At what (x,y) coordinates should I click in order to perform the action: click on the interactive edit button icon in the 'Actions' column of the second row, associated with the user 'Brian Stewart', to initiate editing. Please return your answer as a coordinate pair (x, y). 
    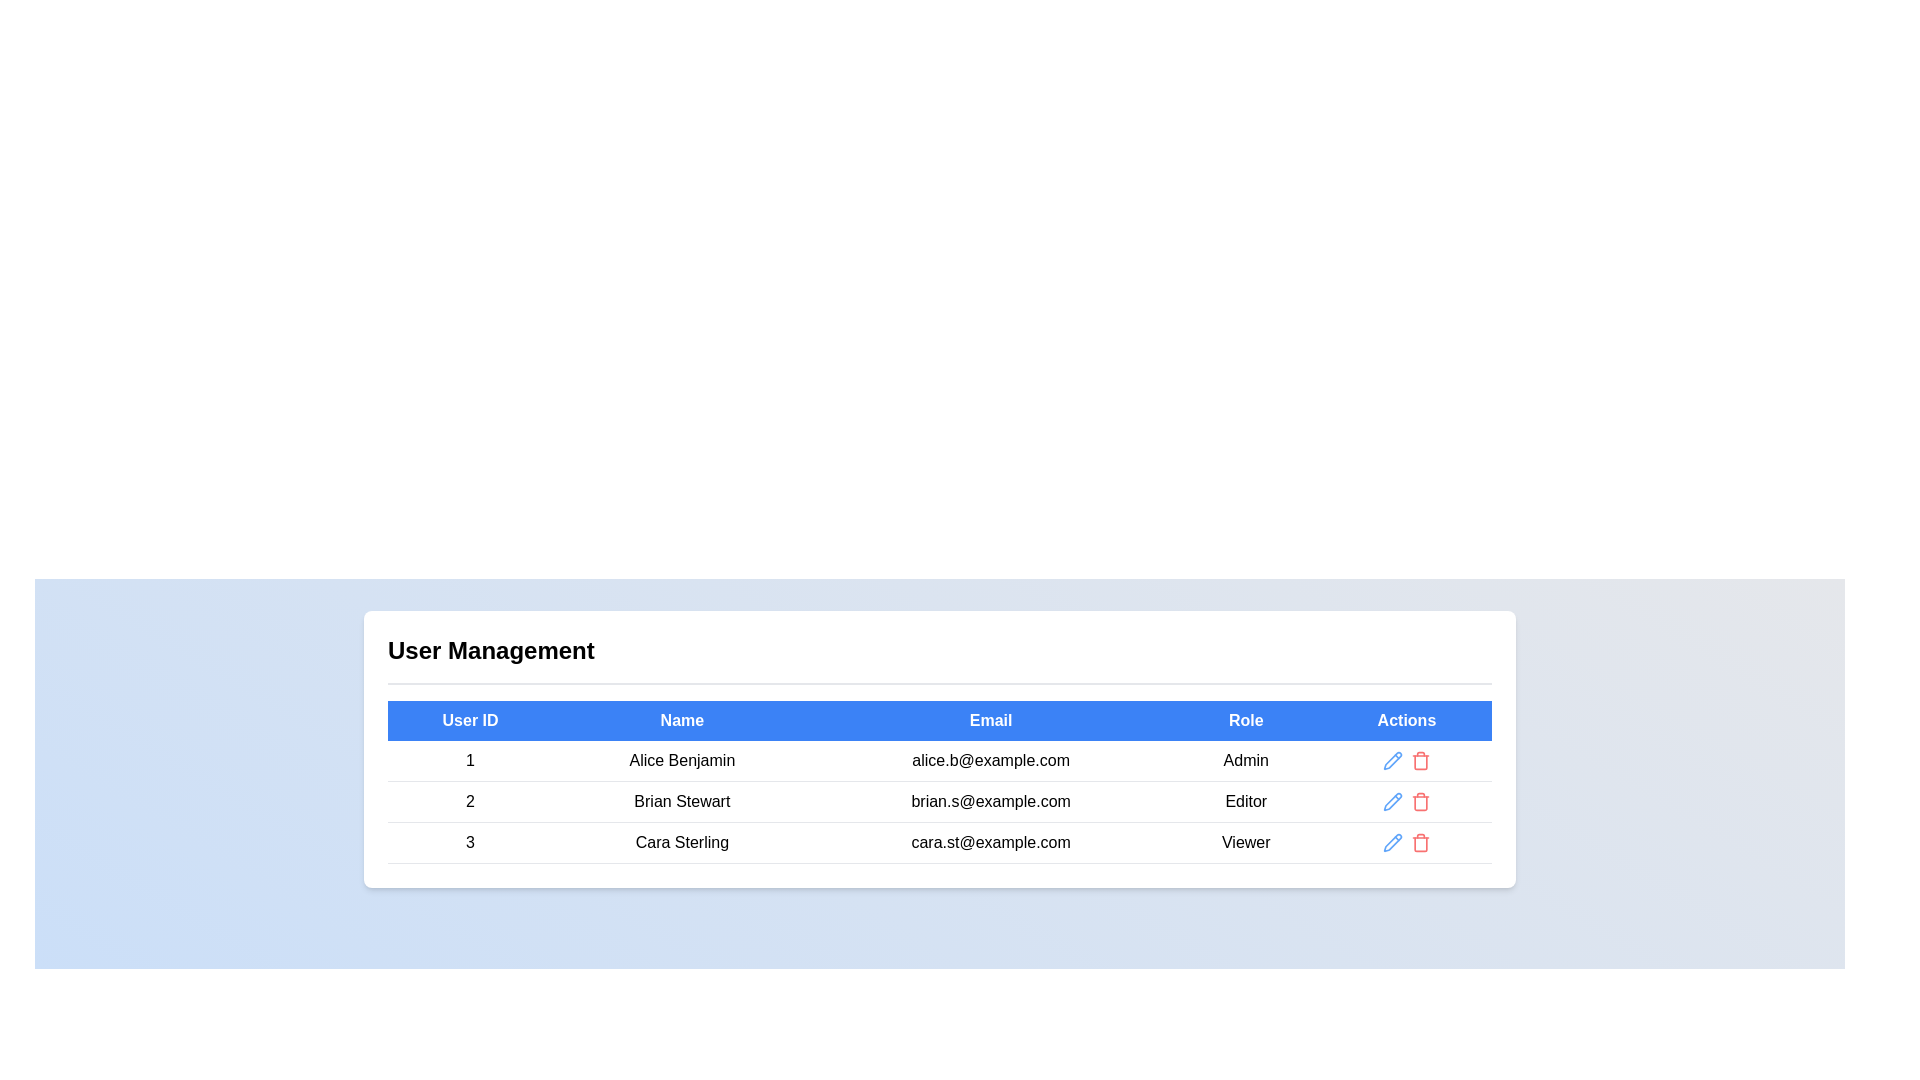
    Looking at the image, I should click on (1391, 801).